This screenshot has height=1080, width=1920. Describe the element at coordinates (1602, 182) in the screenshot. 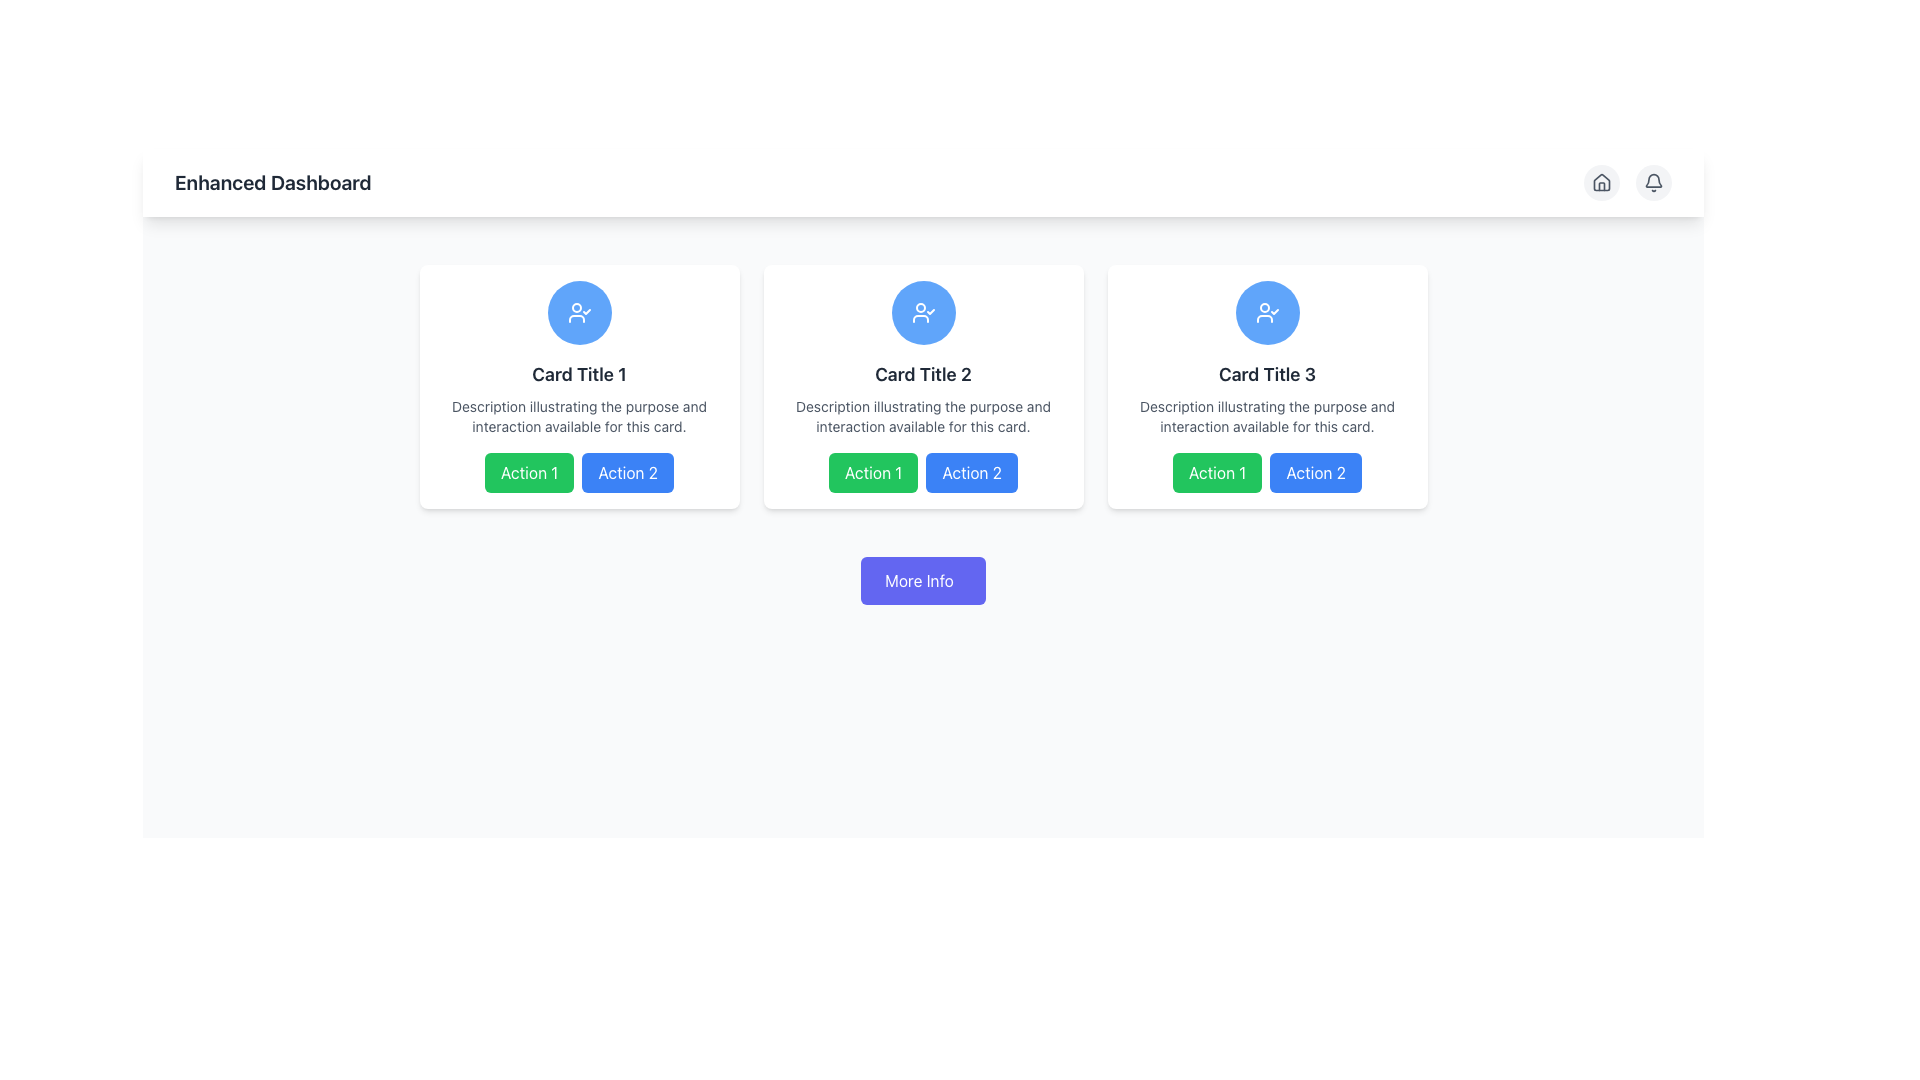

I see `the button in the upper-right corner of the interface, which serves as a shortcut` at that location.